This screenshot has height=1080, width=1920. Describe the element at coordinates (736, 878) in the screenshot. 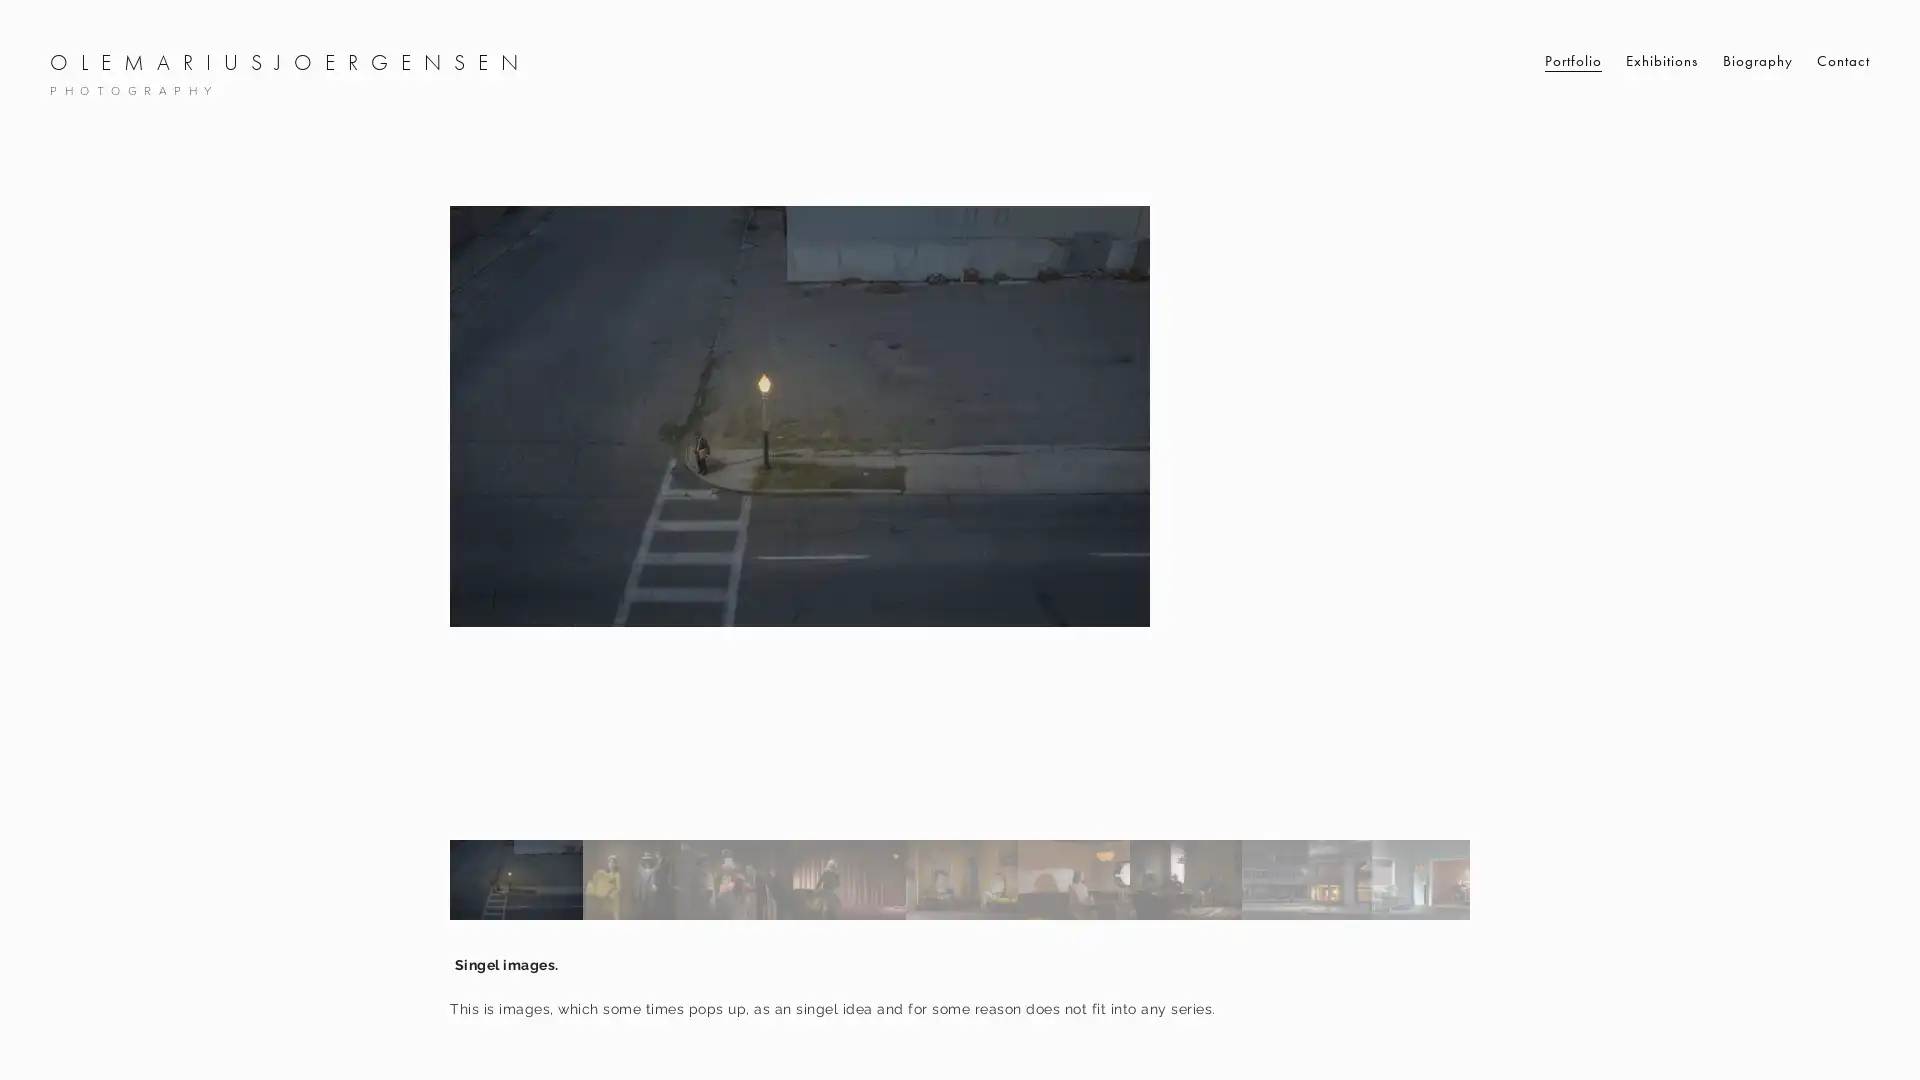

I see `Slide 3` at that location.